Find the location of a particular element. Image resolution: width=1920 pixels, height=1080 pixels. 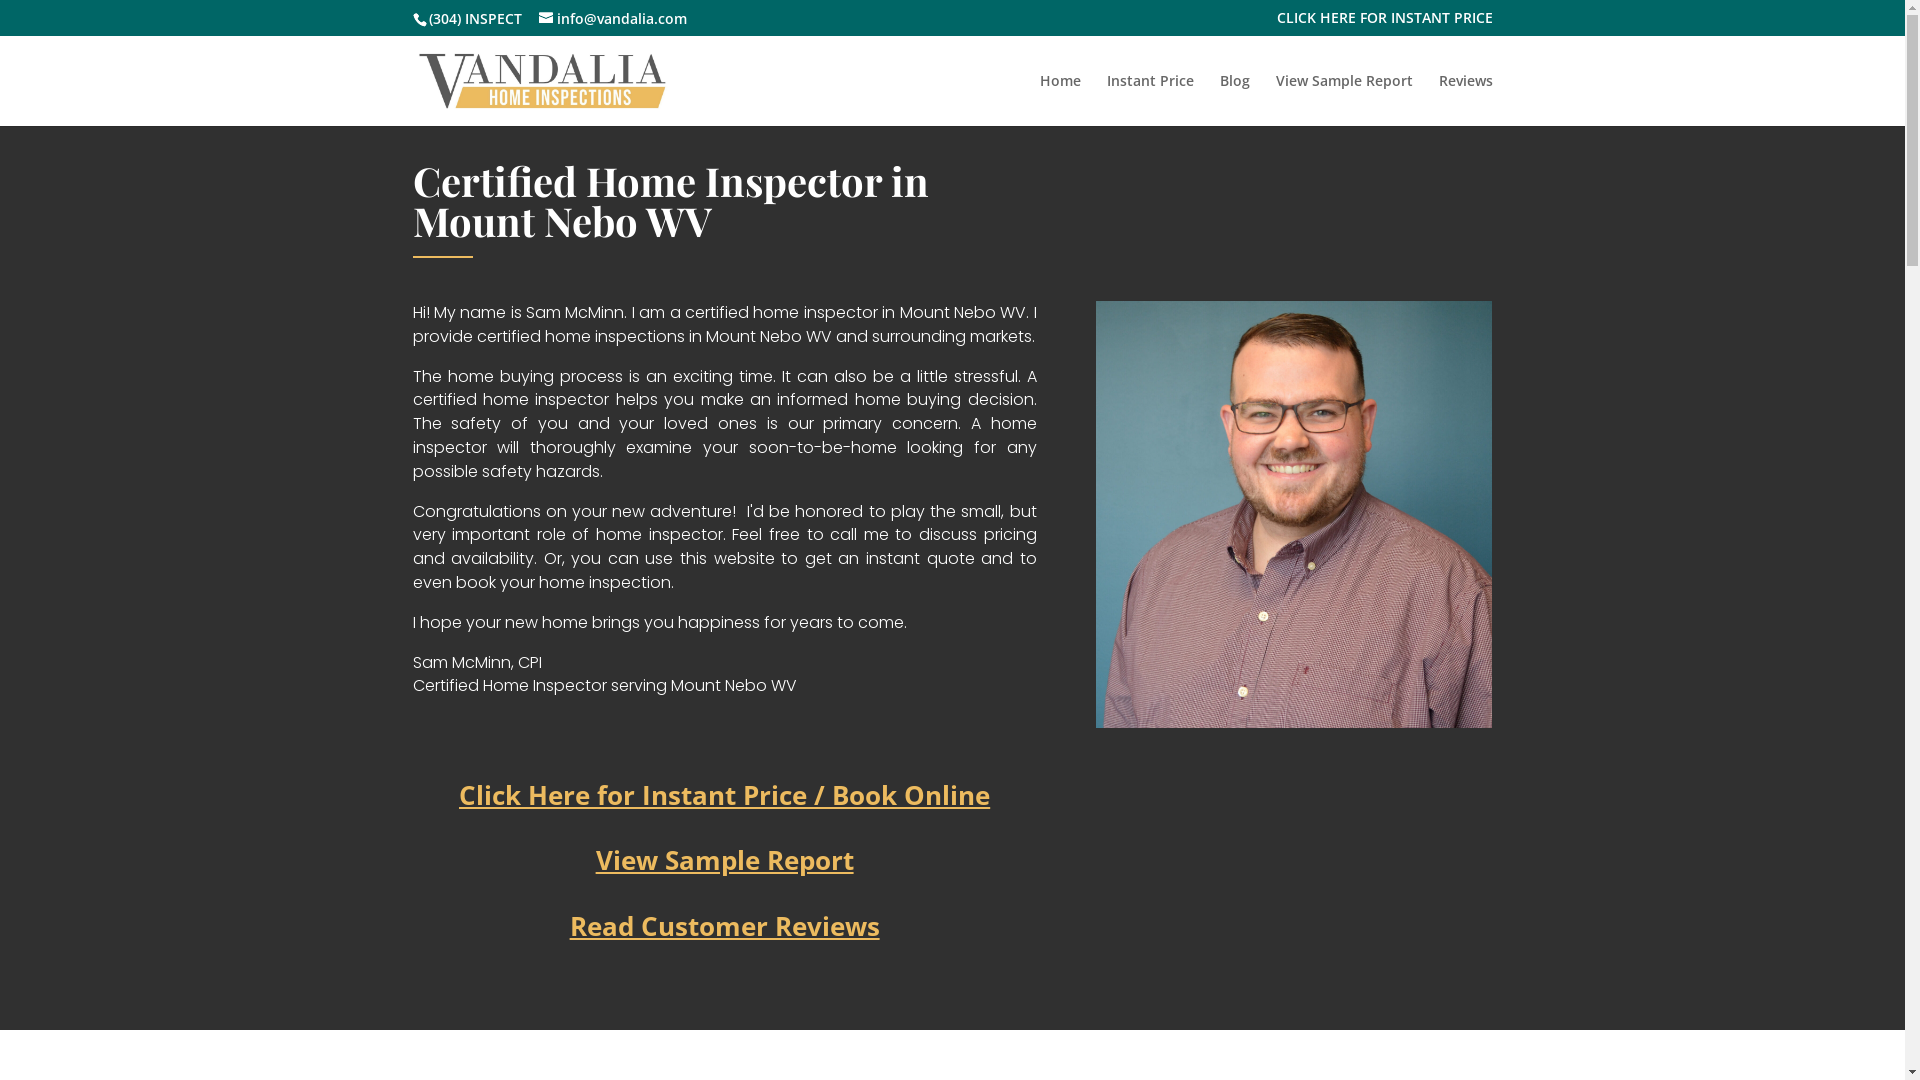

'View Sample Report' is located at coordinates (723, 859).